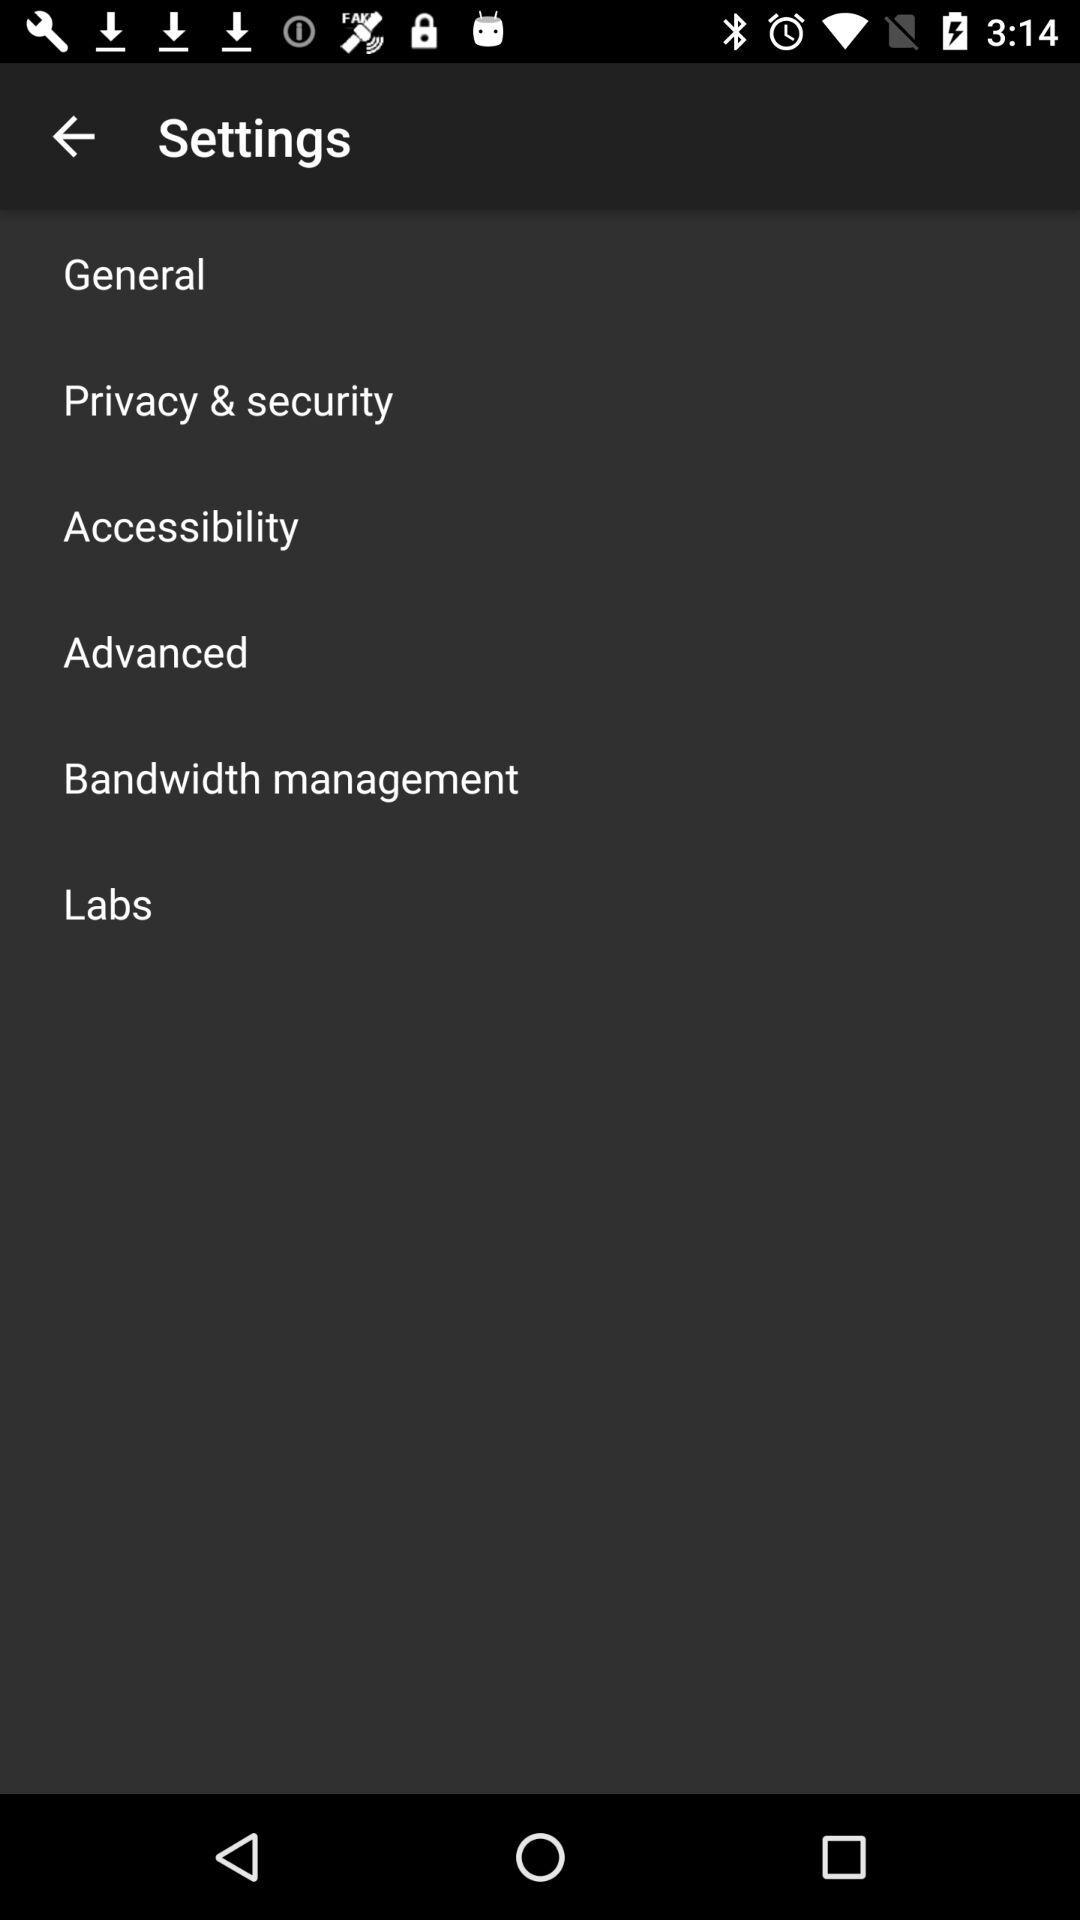 This screenshot has width=1080, height=1920. I want to click on general item, so click(134, 272).